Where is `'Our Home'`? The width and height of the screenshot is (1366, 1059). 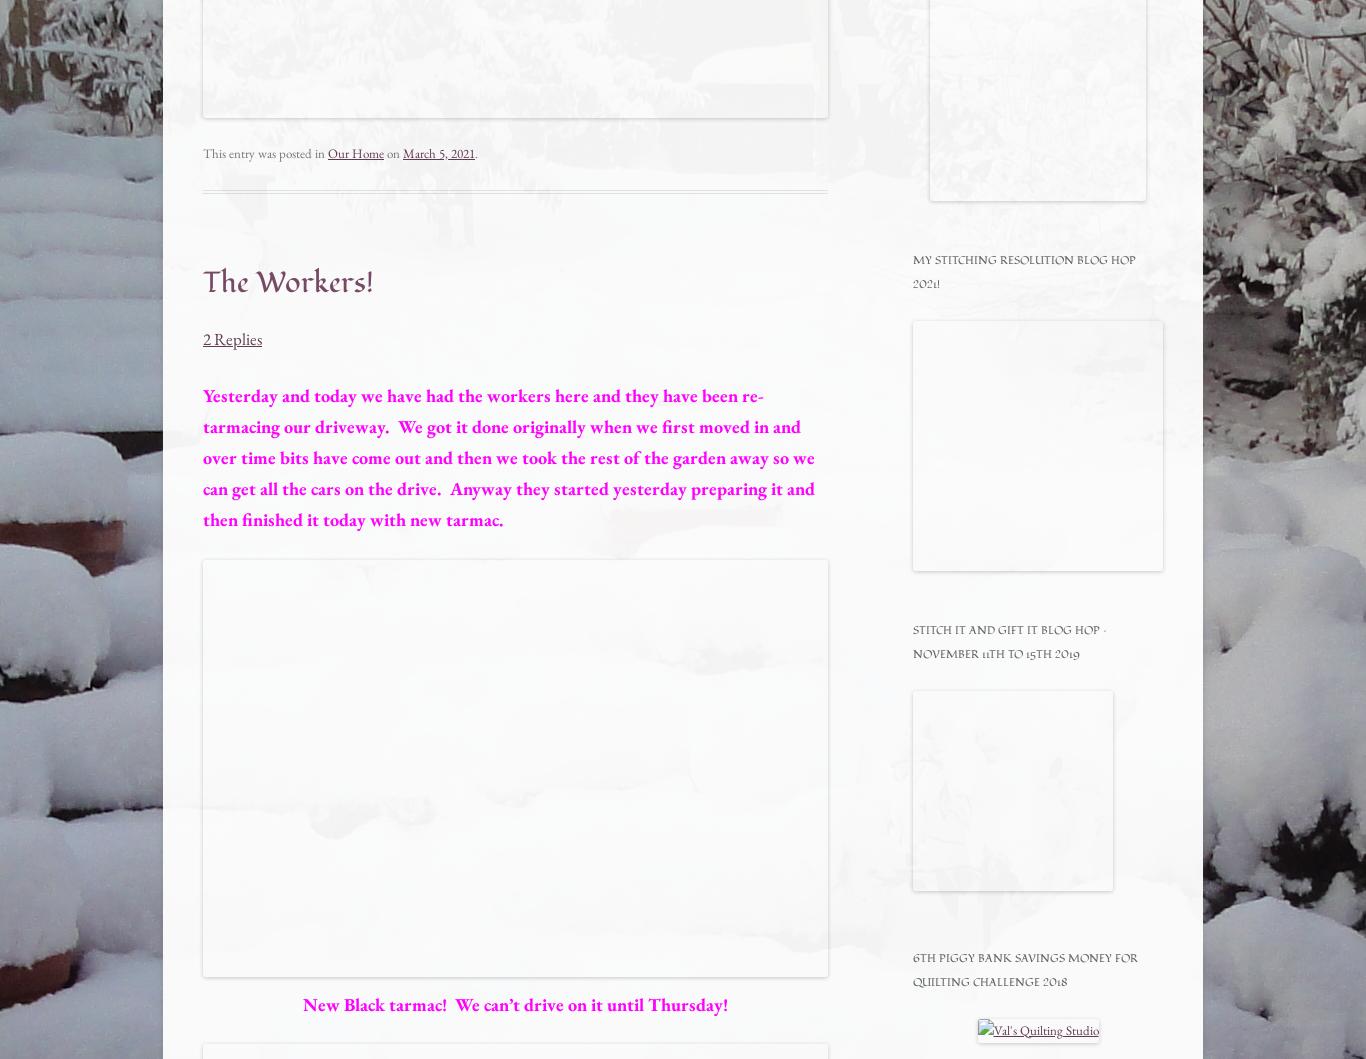
'Our Home' is located at coordinates (354, 152).